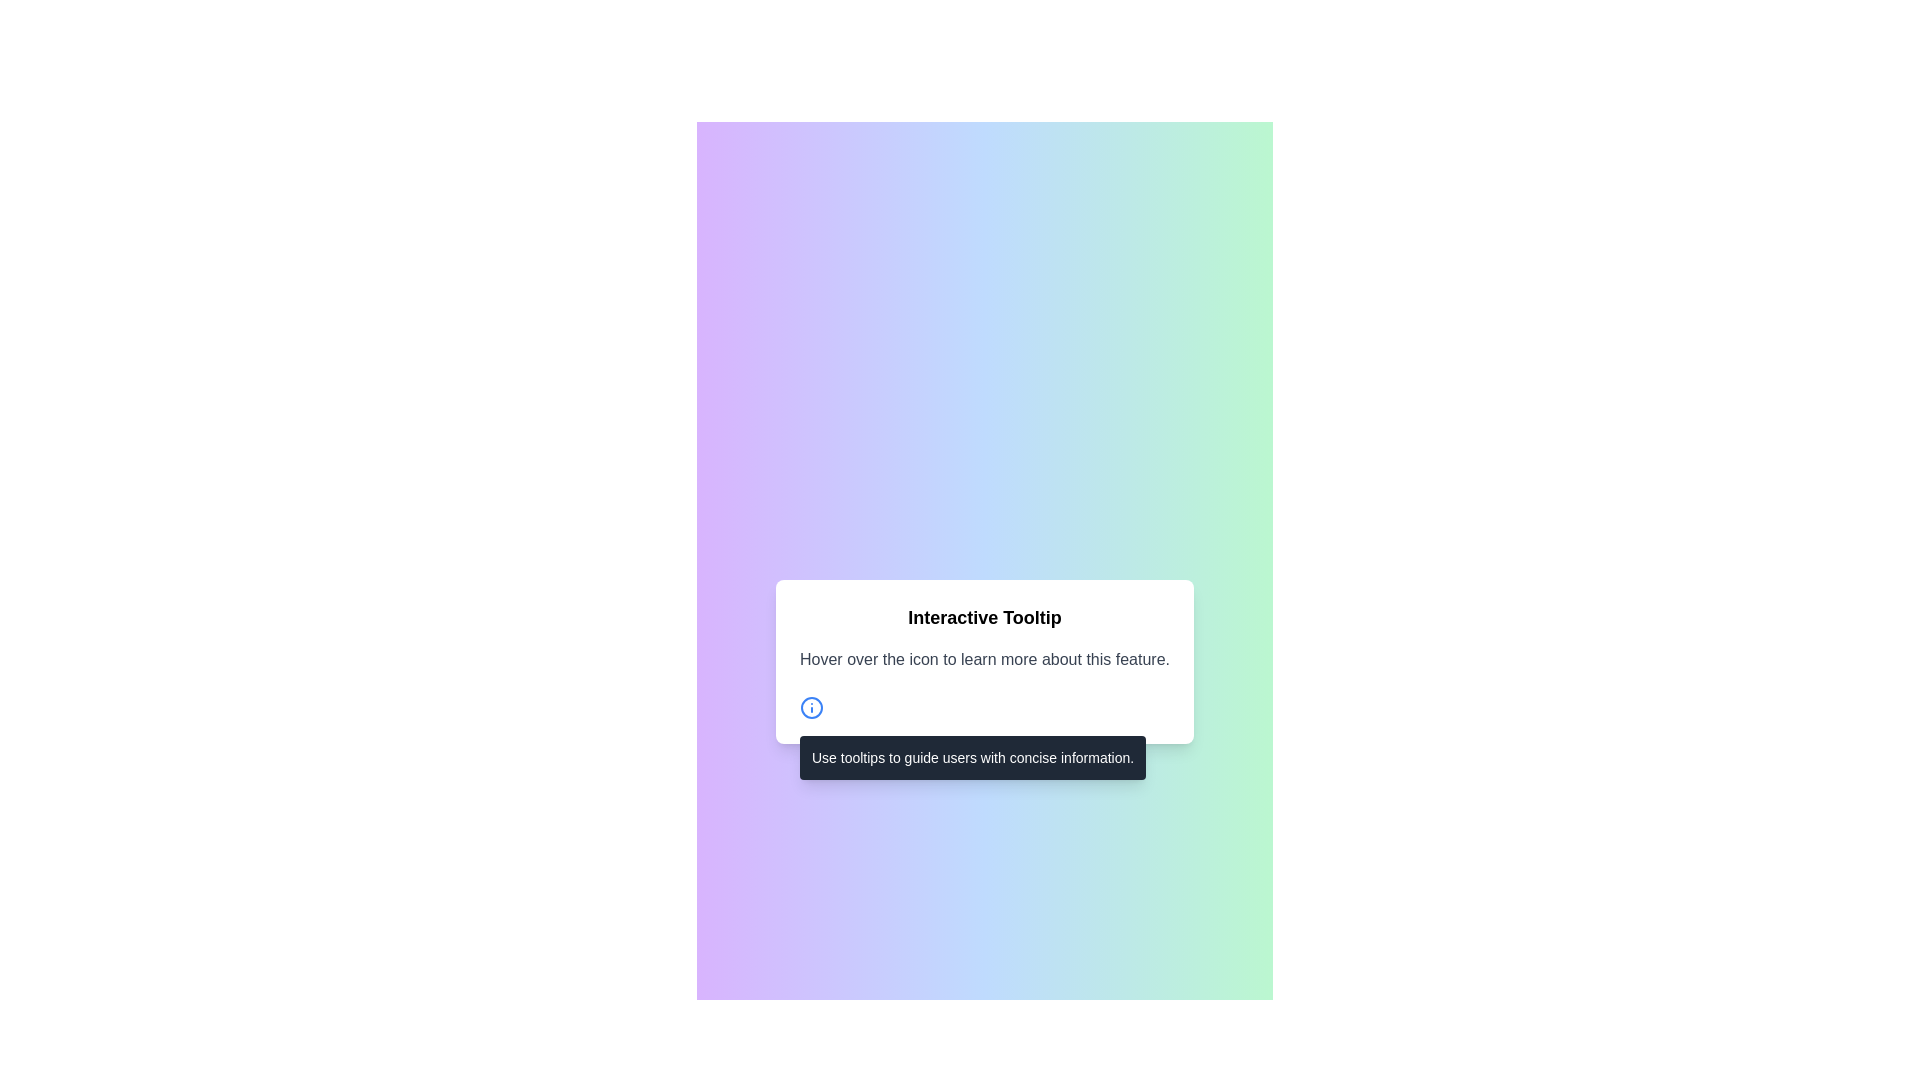  What do you see at coordinates (984, 616) in the screenshot?
I see `the text header labeled 'Interactive Tooltip', which is prominently styled in bold and larger font at the top of the tooltip component` at bounding box center [984, 616].